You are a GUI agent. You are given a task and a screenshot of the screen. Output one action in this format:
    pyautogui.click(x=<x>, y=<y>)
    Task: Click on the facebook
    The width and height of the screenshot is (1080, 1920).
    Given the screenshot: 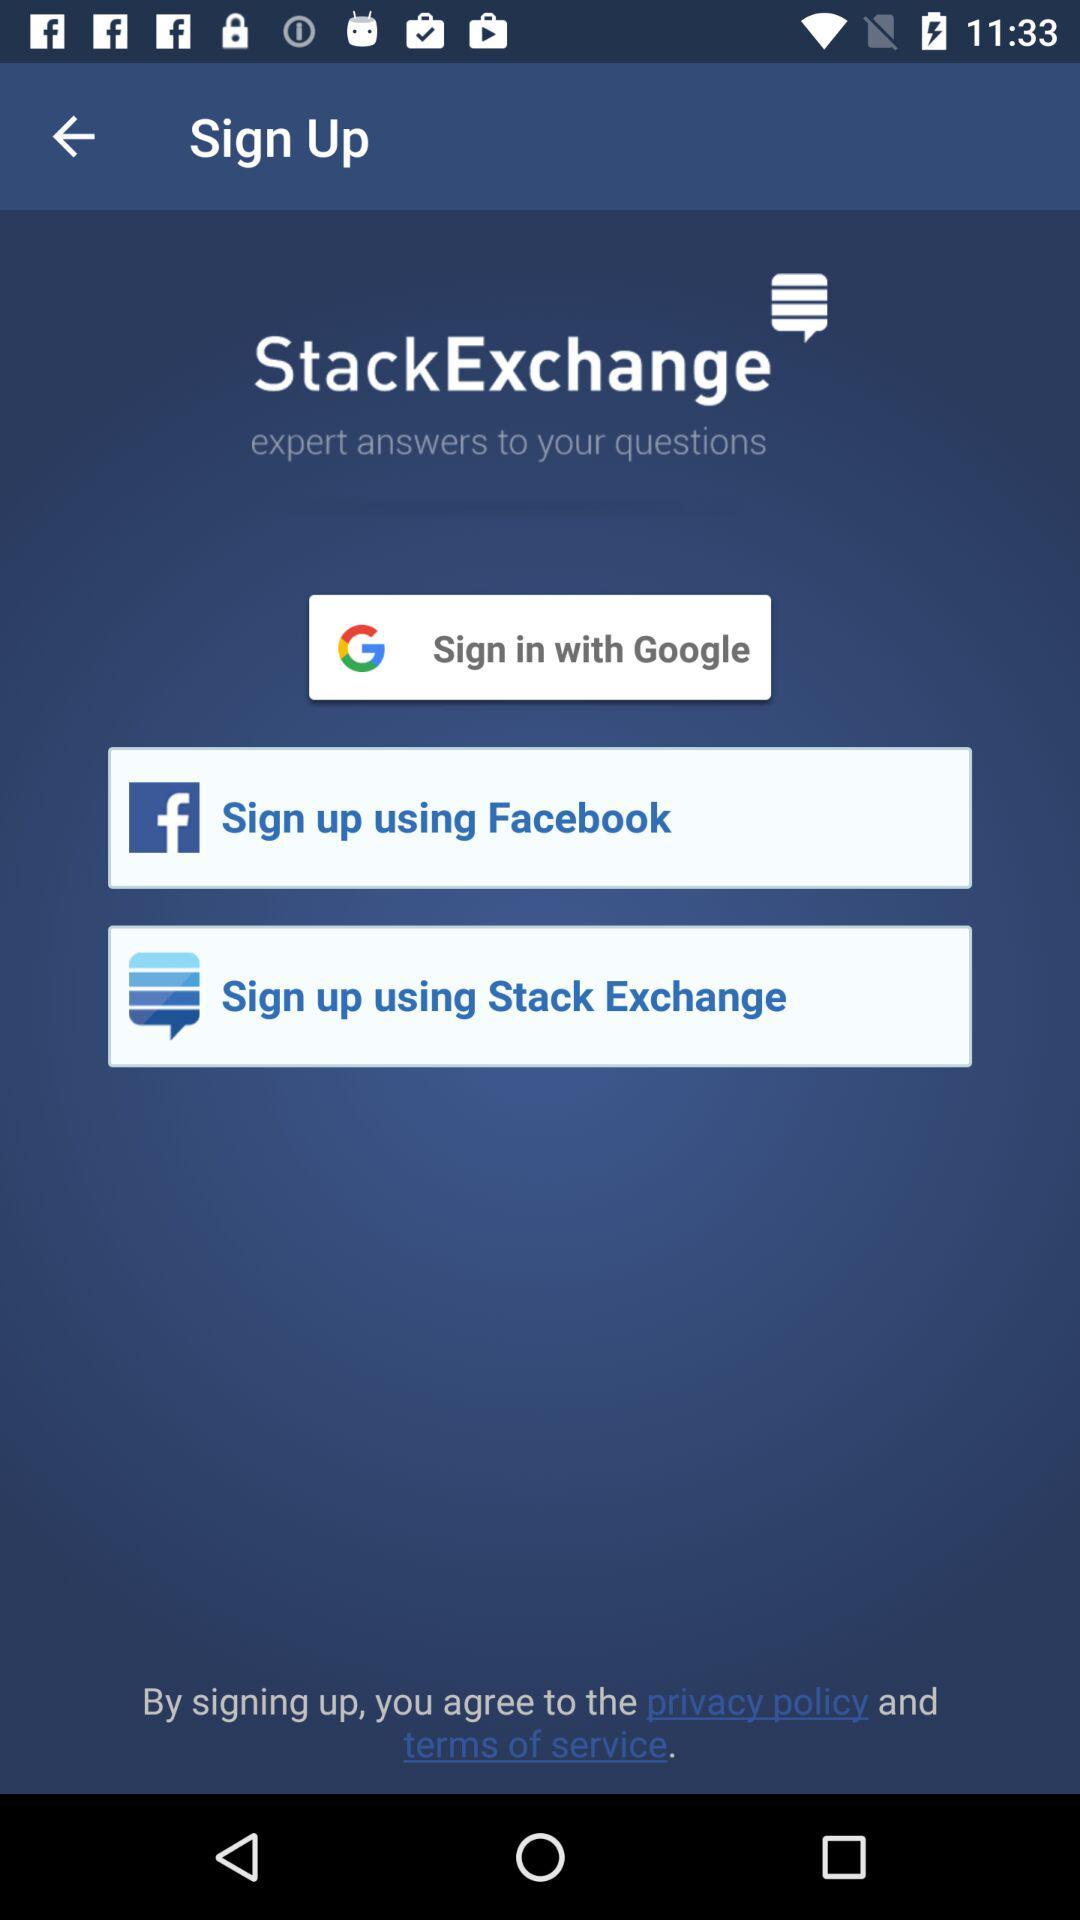 What is the action you would take?
    pyautogui.click(x=540, y=817)
    